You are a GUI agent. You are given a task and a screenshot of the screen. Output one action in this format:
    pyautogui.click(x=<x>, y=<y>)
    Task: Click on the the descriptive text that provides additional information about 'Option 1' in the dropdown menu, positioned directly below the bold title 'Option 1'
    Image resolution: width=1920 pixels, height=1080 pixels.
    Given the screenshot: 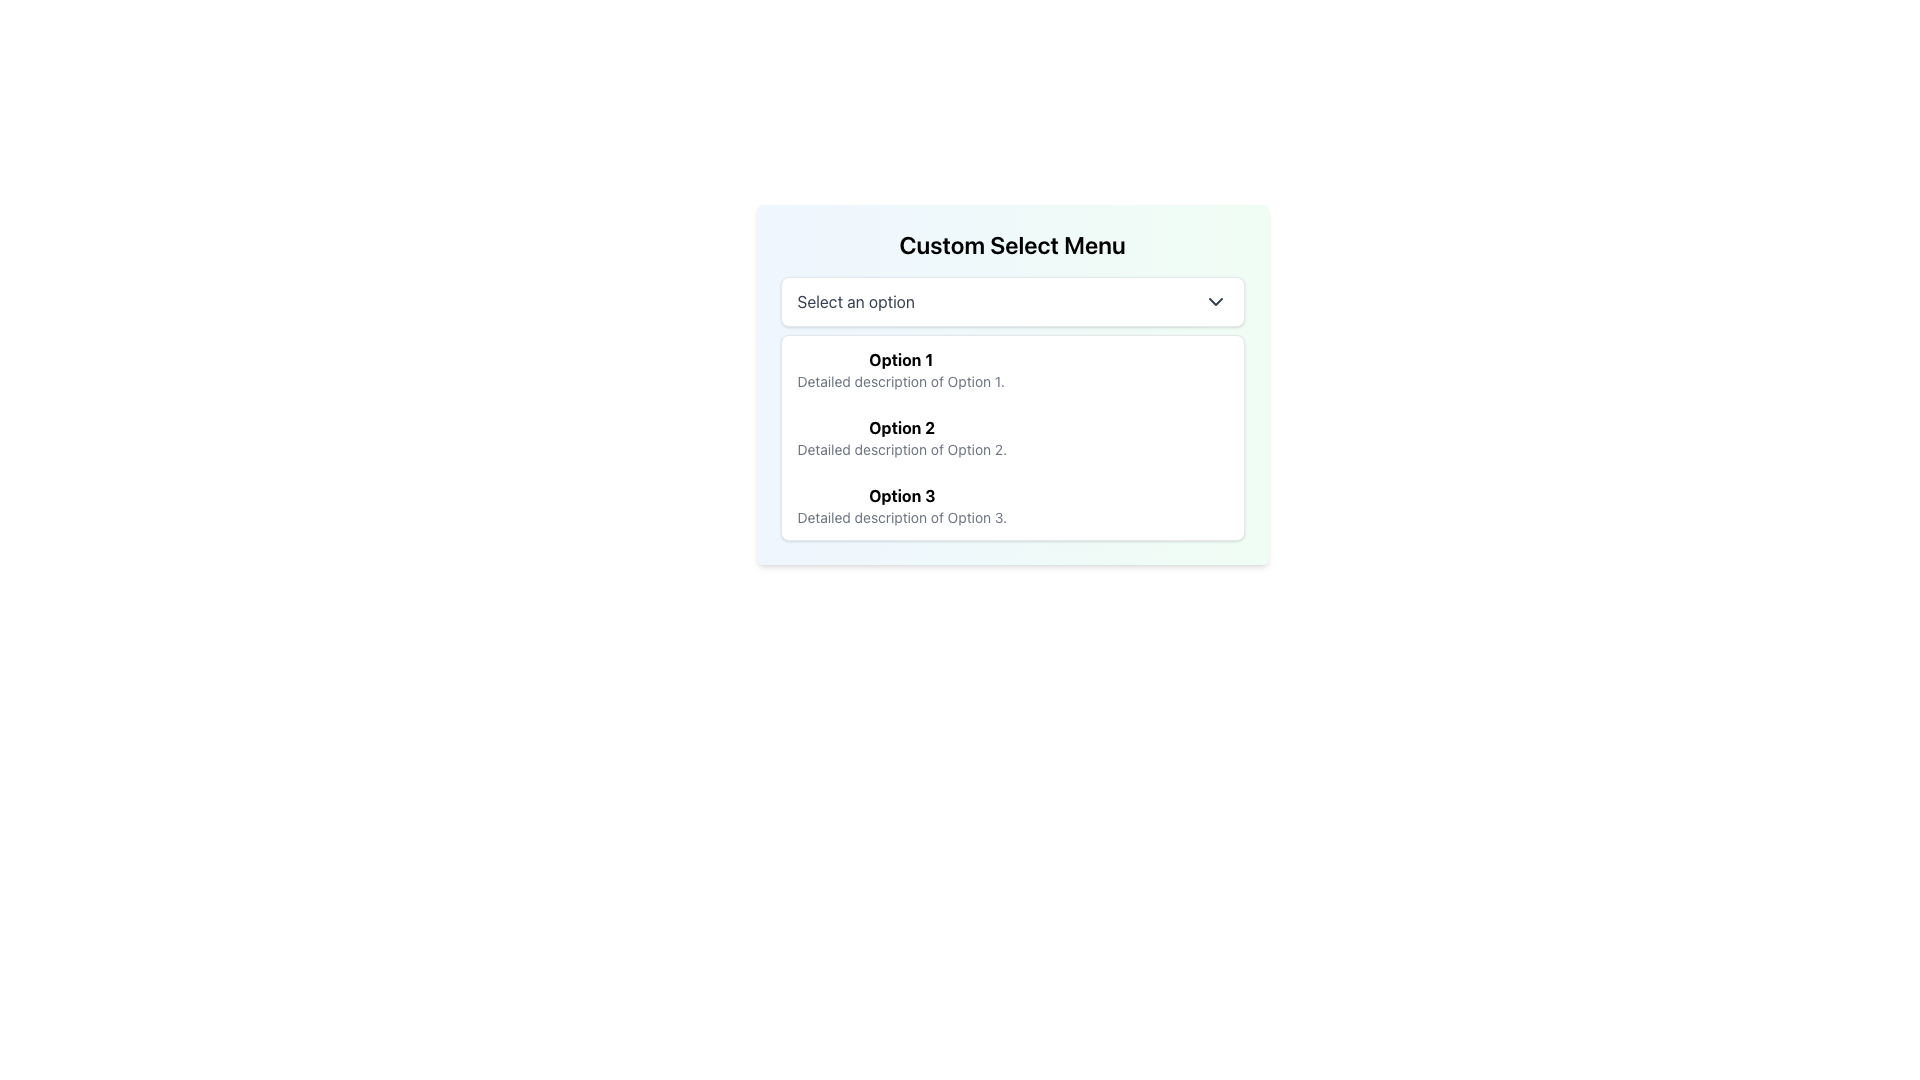 What is the action you would take?
    pyautogui.click(x=900, y=381)
    